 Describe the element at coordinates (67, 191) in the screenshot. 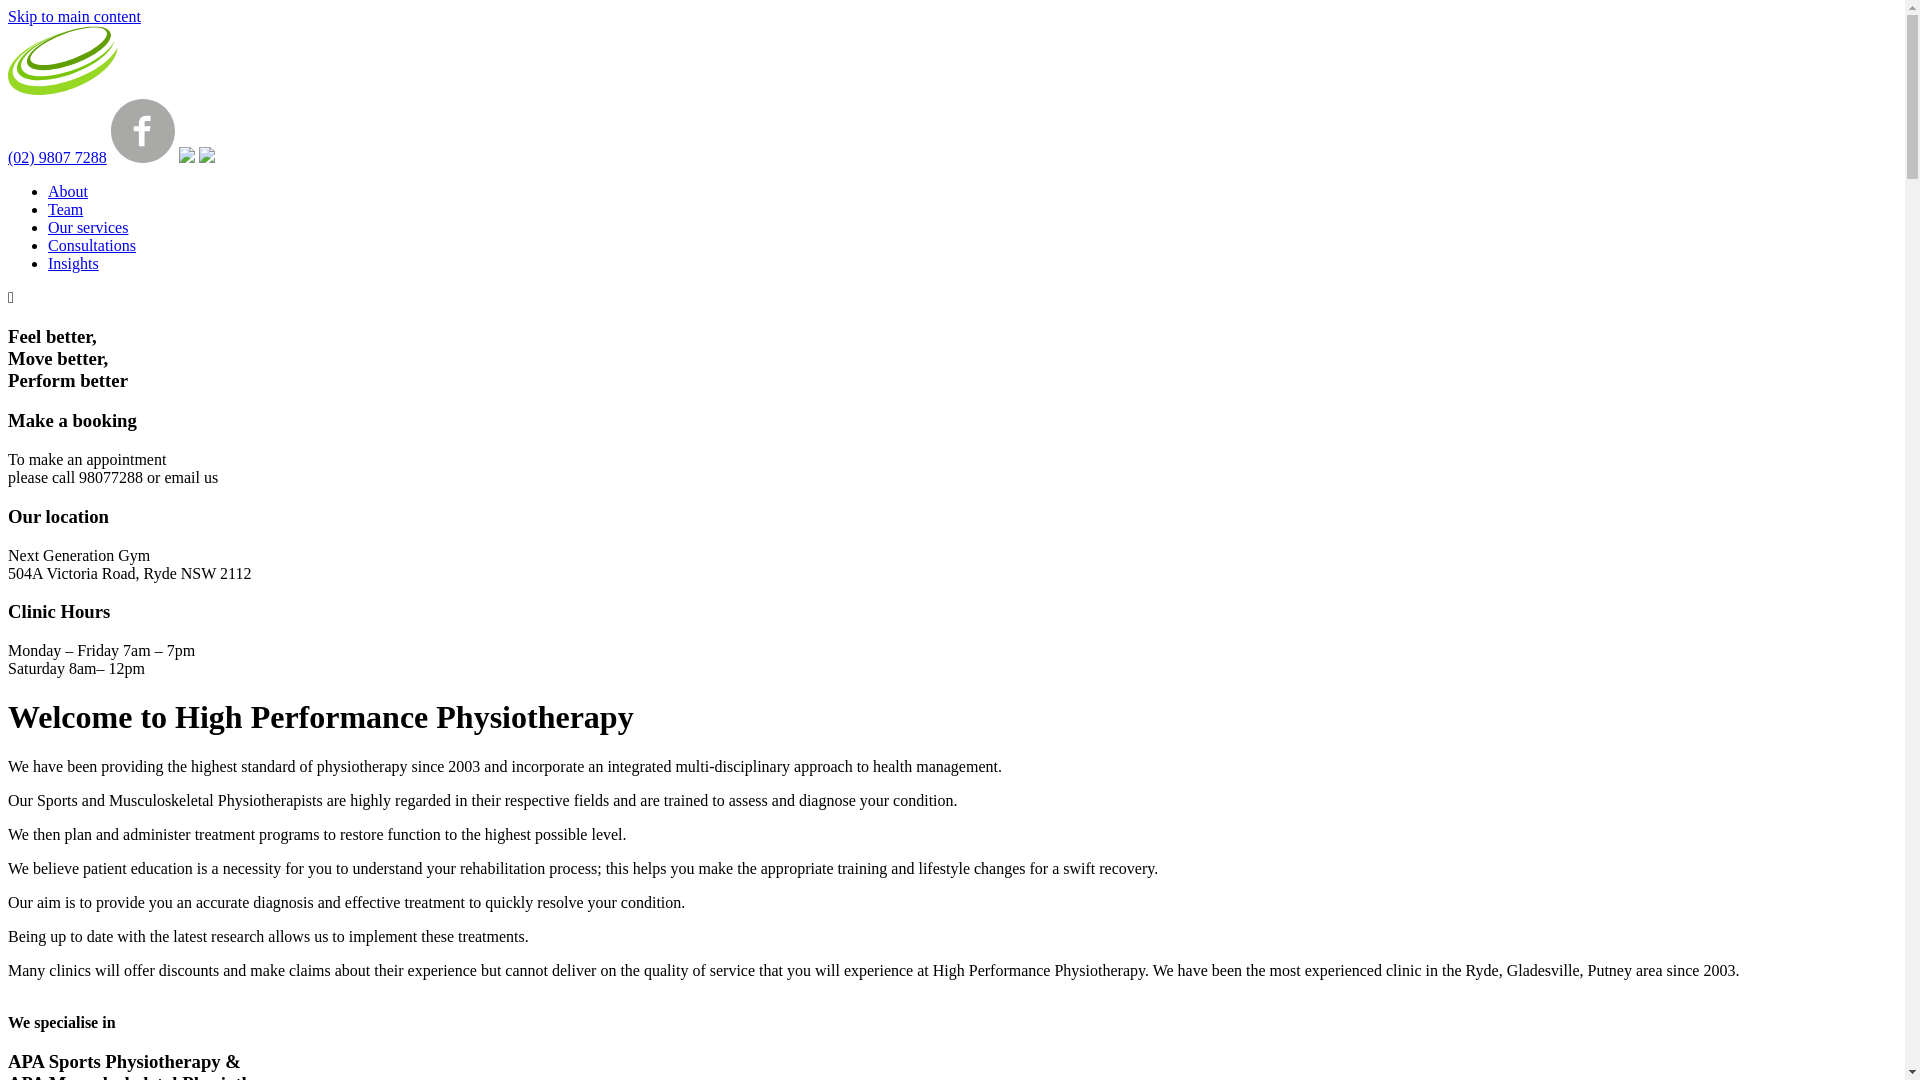

I see `'About'` at that location.